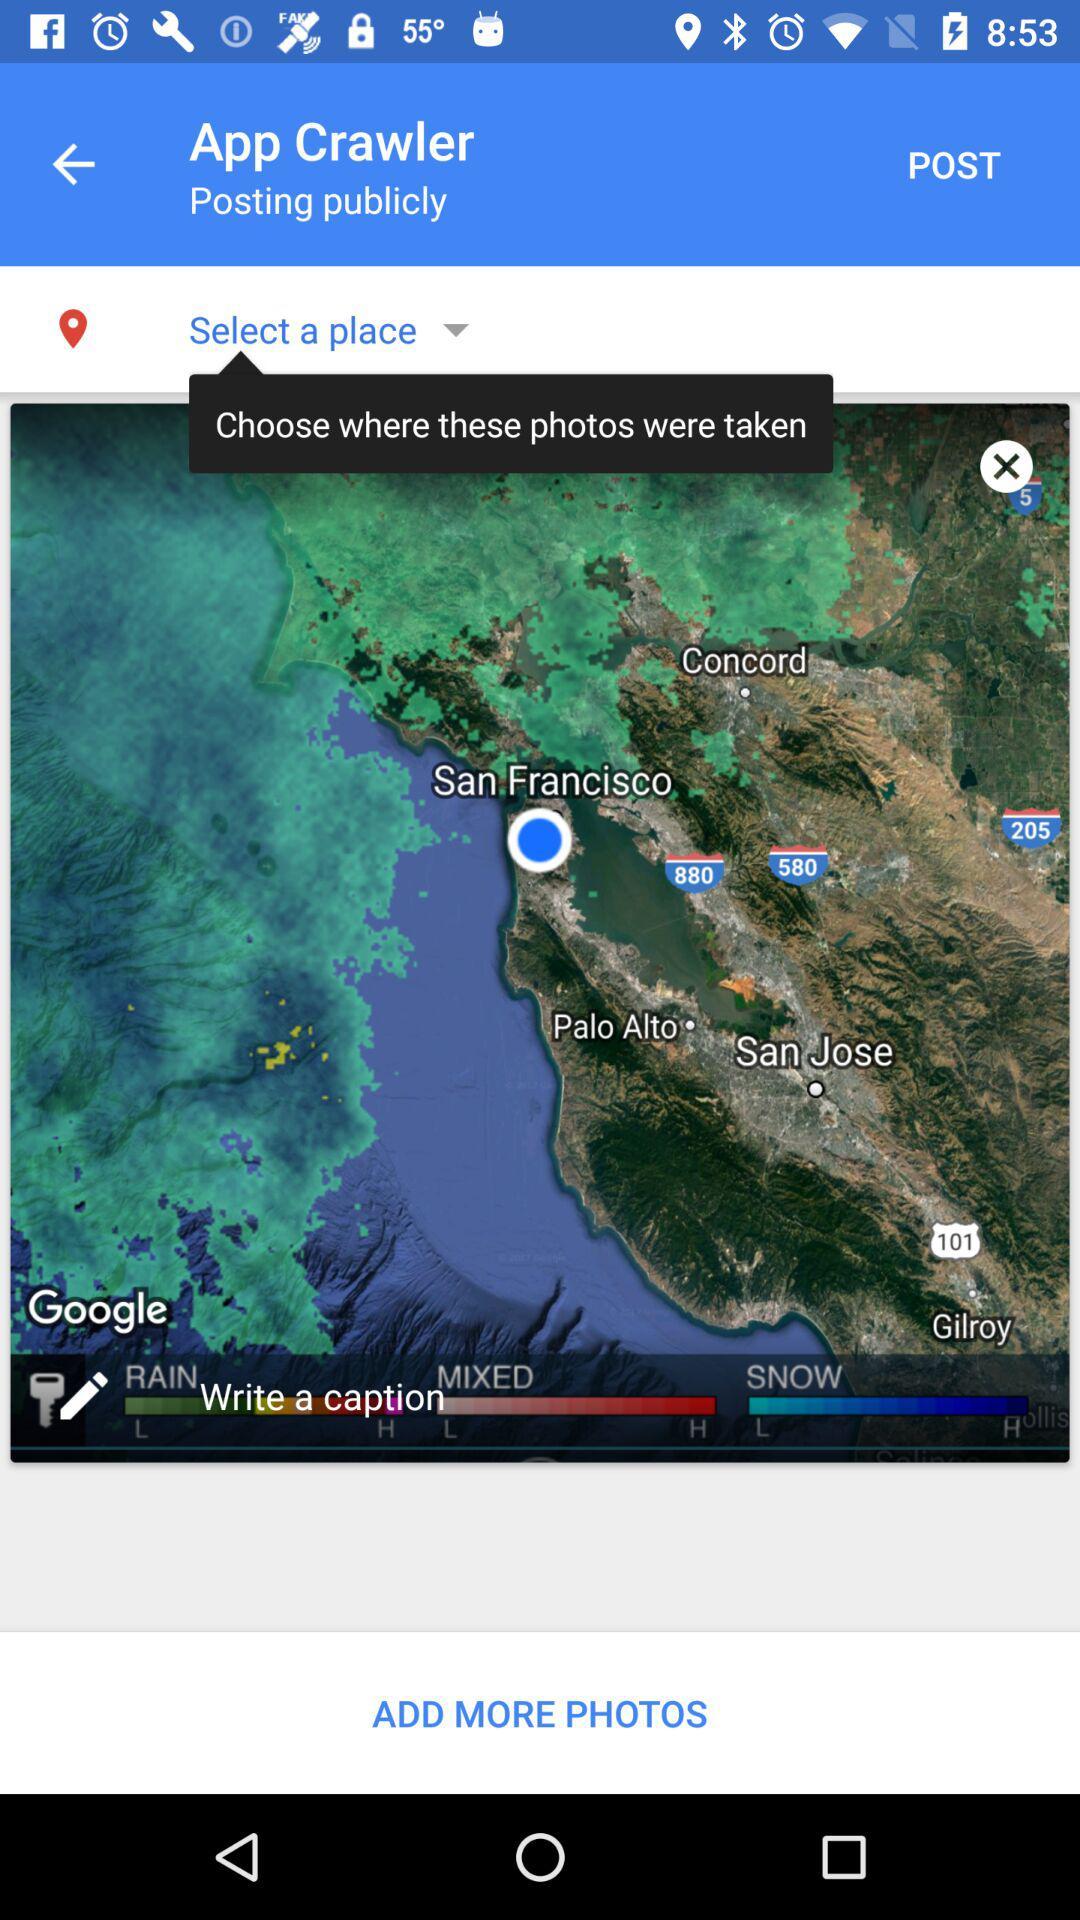  I want to click on the app next to the choose where these icon, so click(1006, 465).